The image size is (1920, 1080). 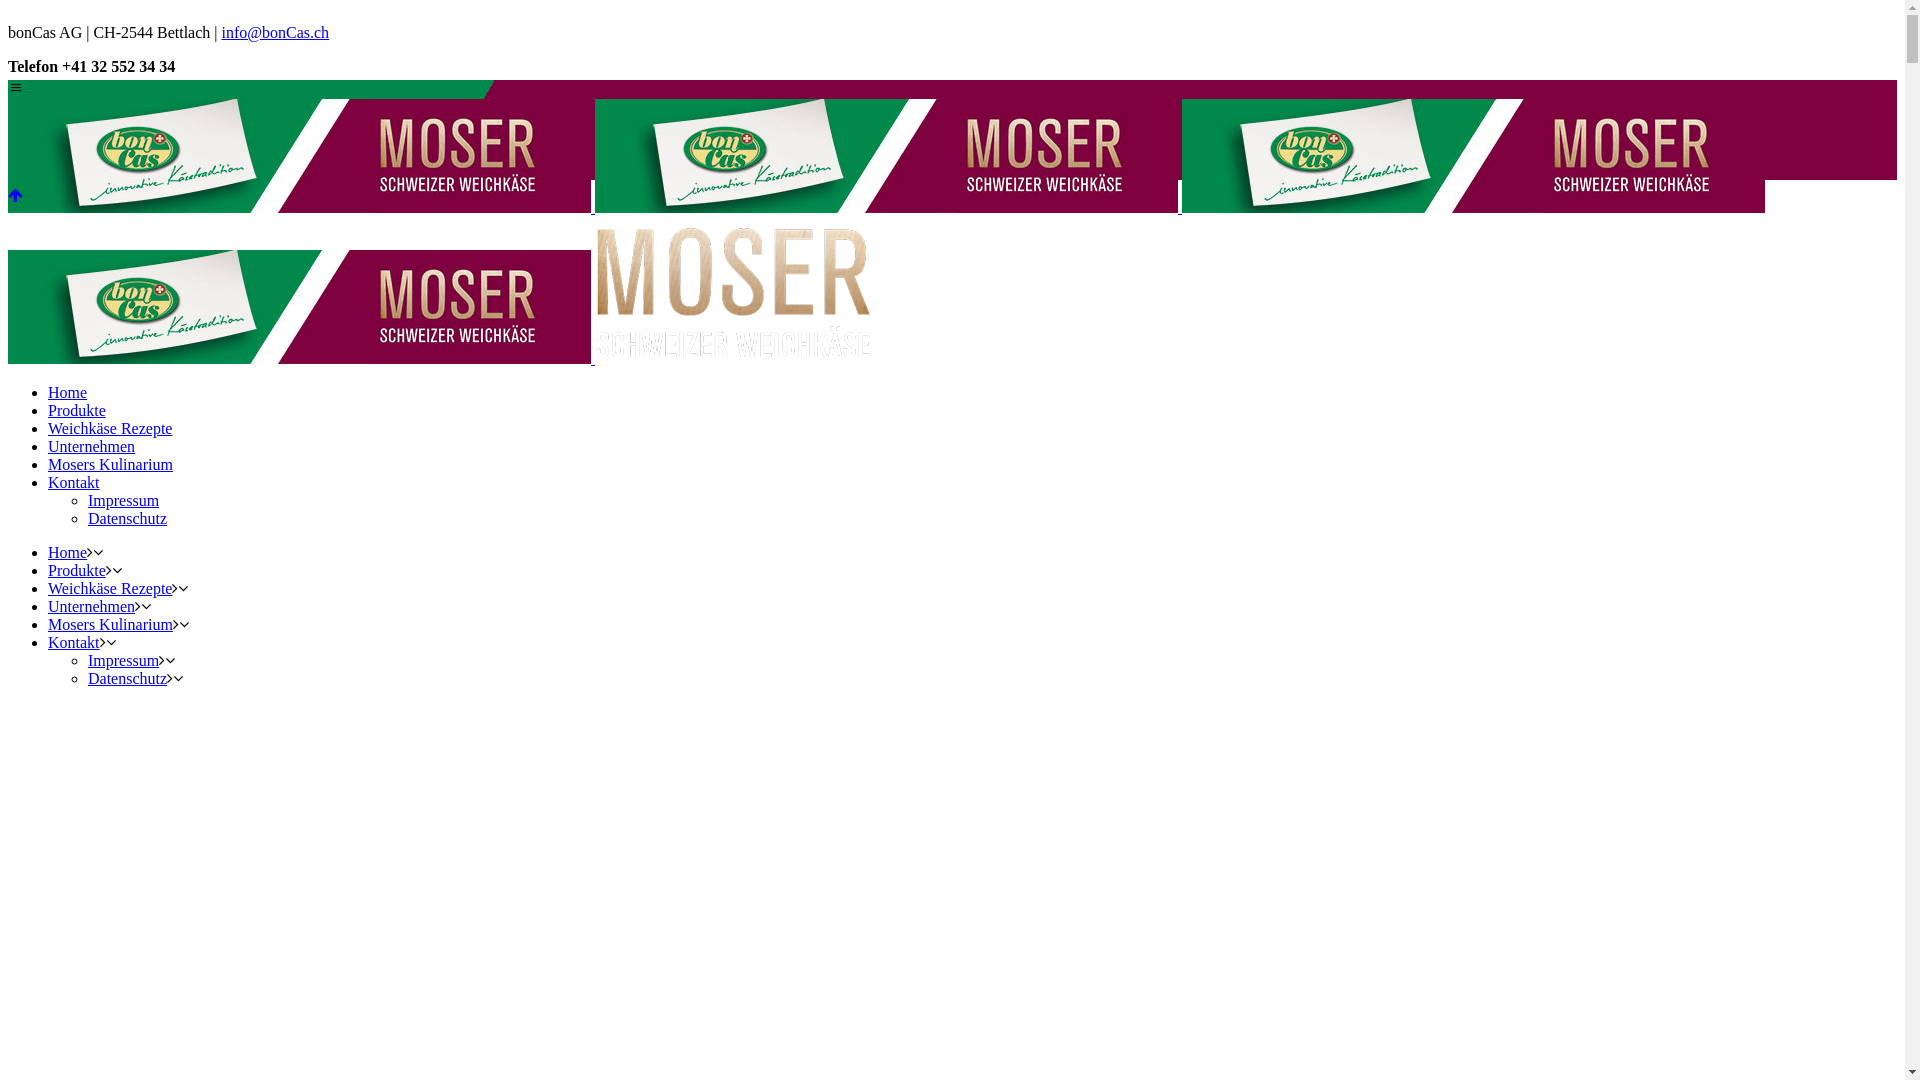 What do you see at coordinates (86, 499) in the screenshot?
I see `'Impressum'` at bounding box center [86, 499].